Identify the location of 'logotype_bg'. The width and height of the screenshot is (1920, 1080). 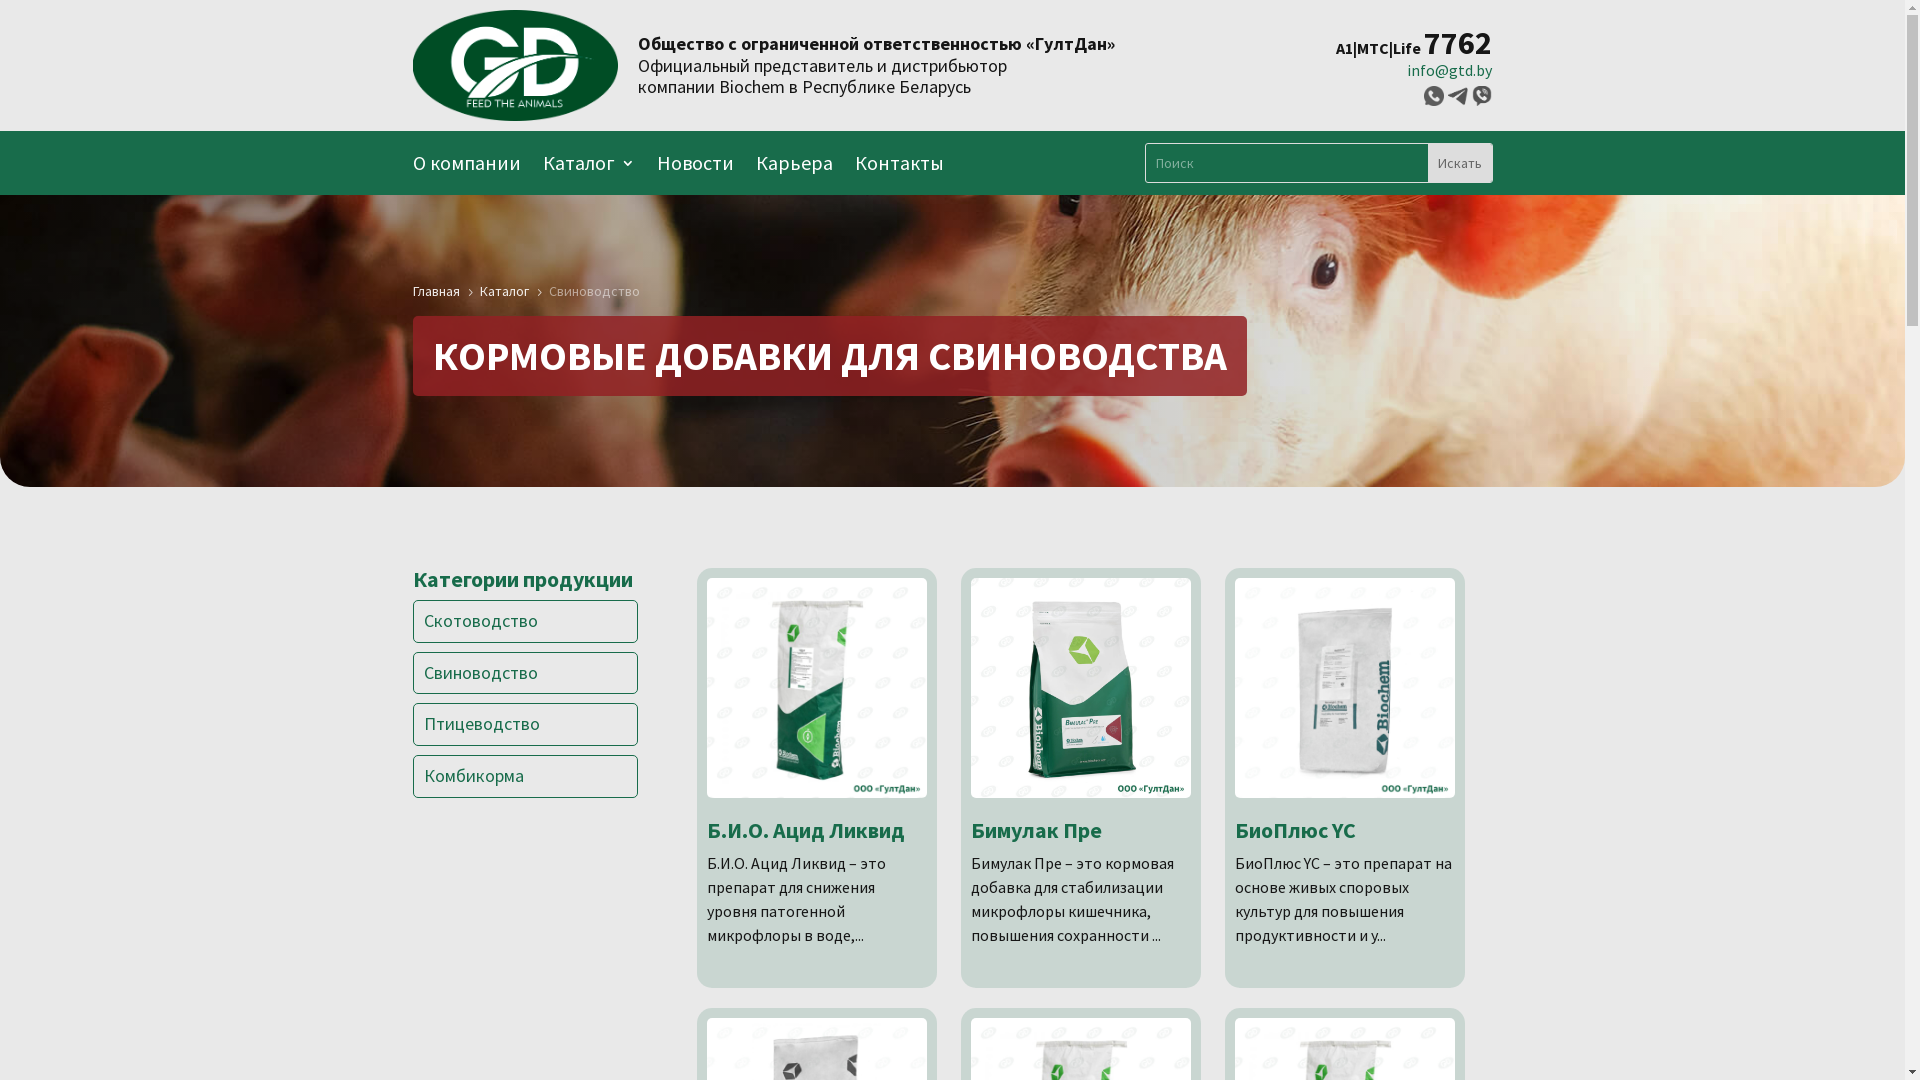
(514, 64).